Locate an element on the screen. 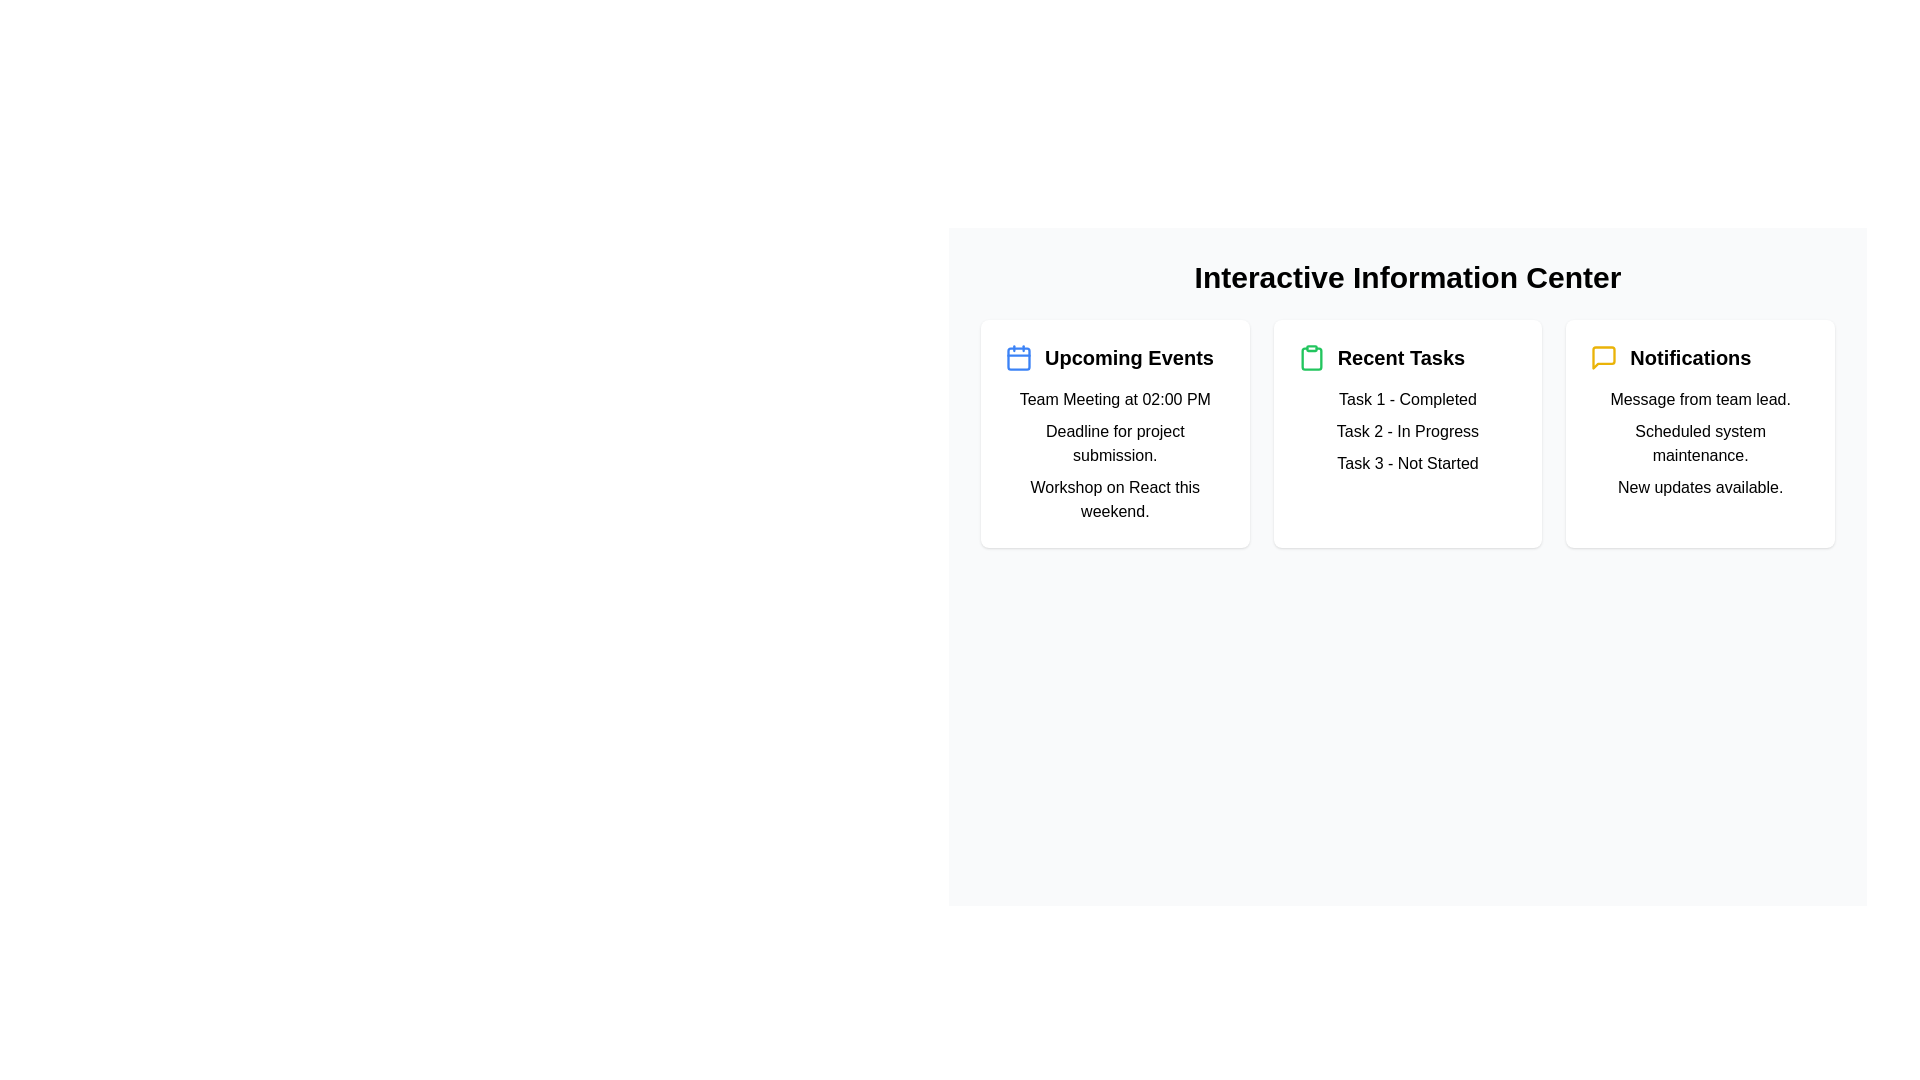  the text label displaying 'Deadline for project submission.' which is located within the 'Upcoming Events' card in a multi-card layout is located at coordinates (1114, 442).